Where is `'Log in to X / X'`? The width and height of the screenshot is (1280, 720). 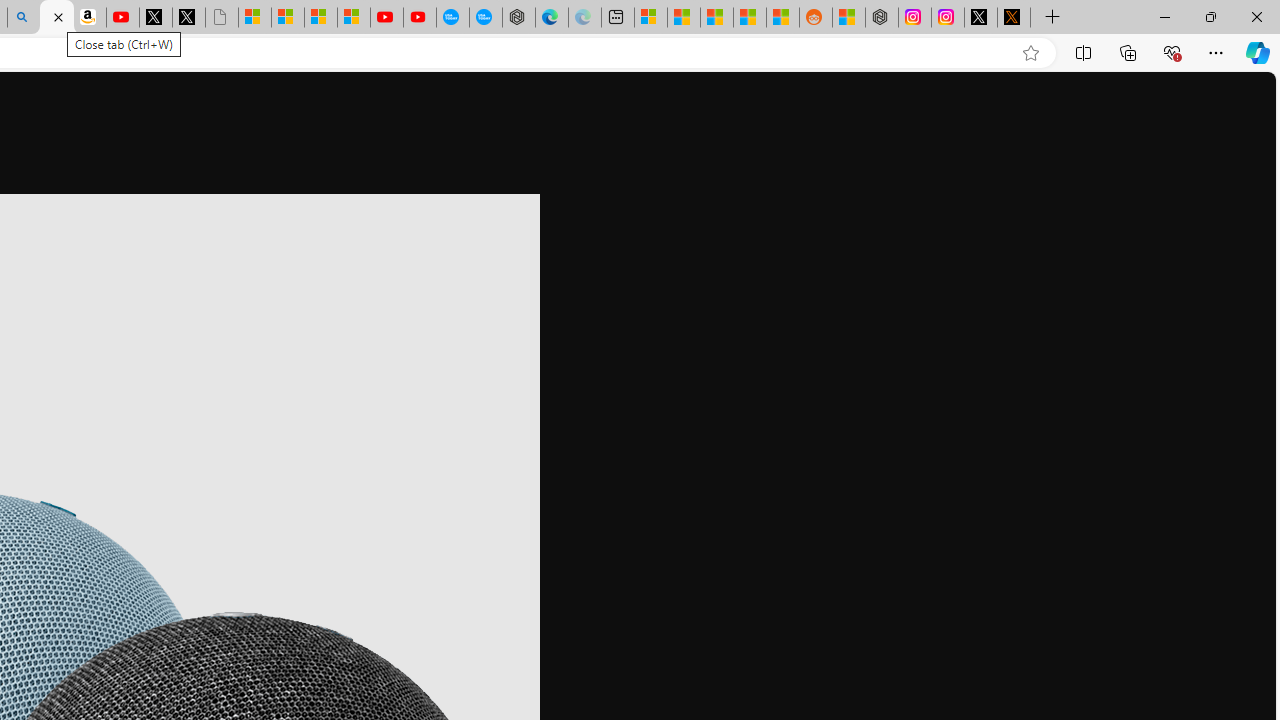
'Log in to X / X' is located at coordinates (981, 17).